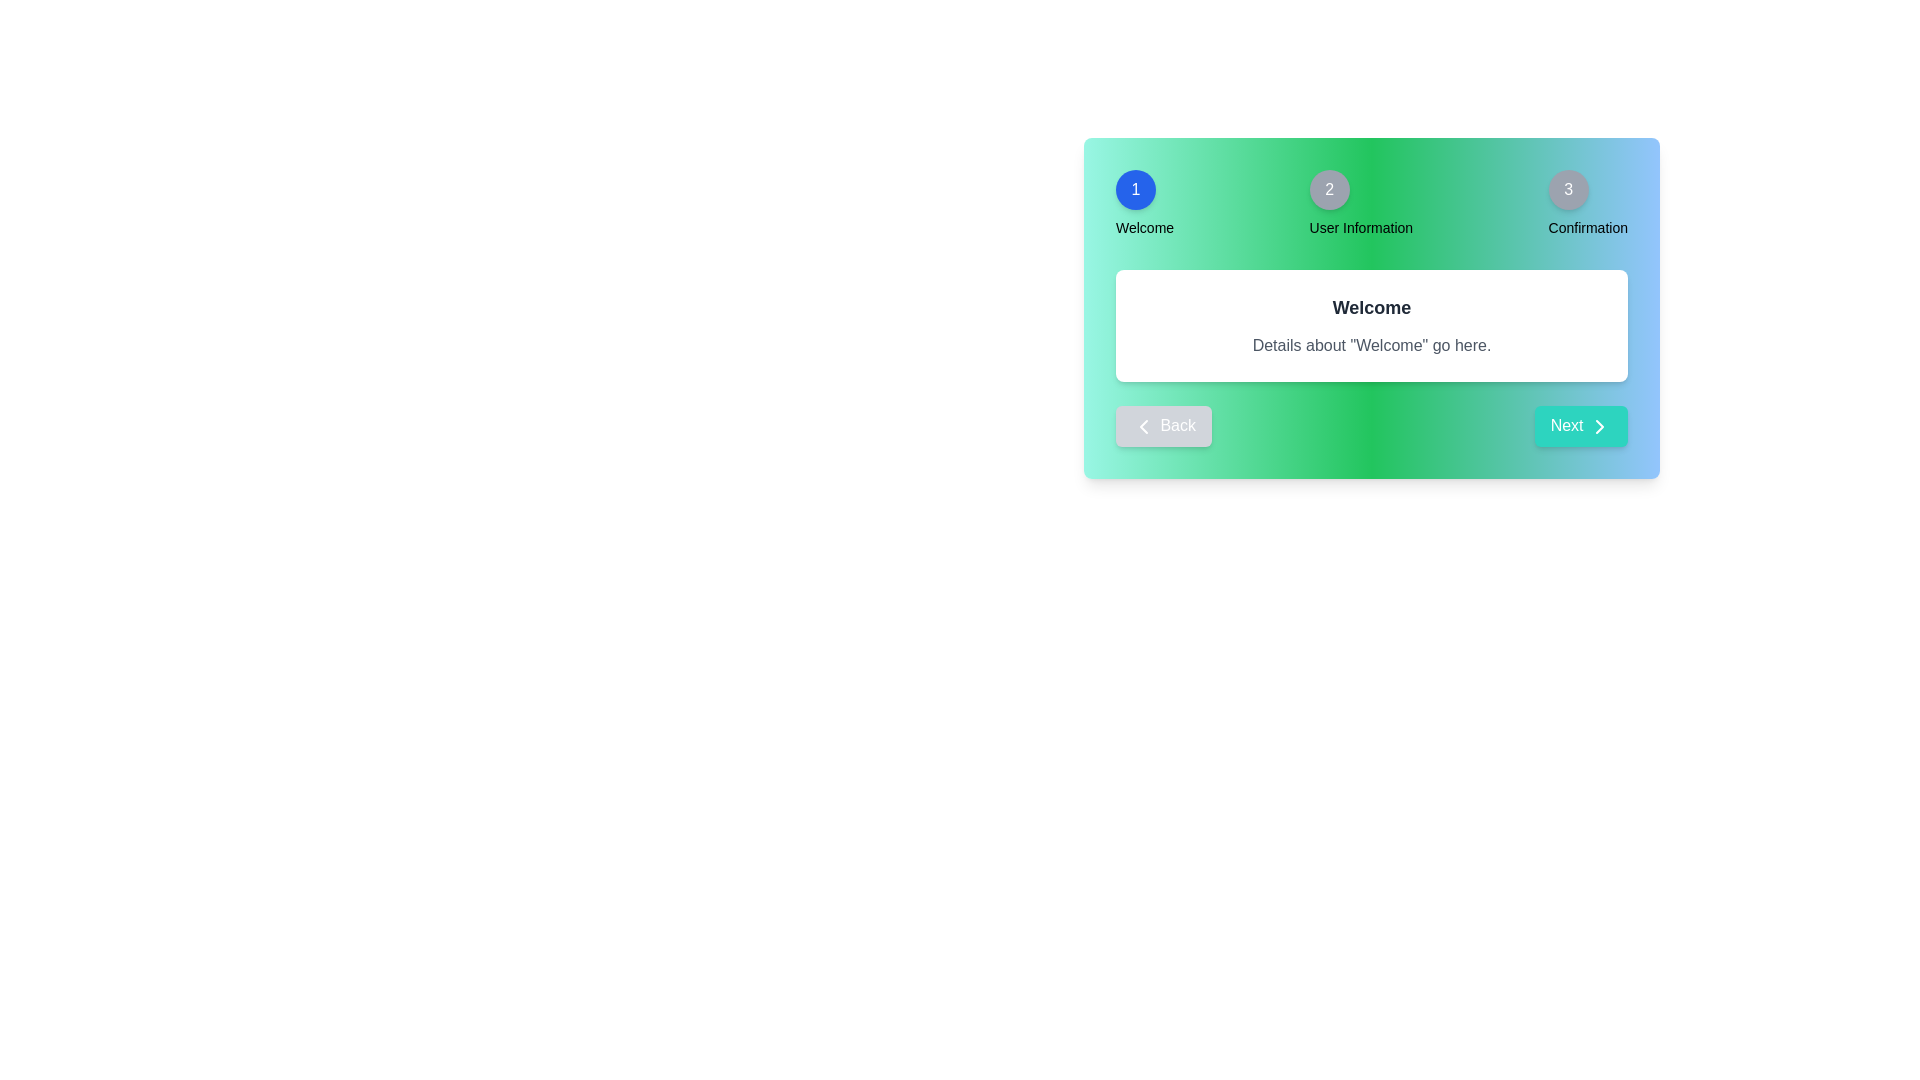 The width and height of the screenshot is (1920, 1080). What do you see at coordinates (1136, 189) in the screenshot?
I see `the step indicator for Welcome step` at bounding box center [1136, 189].